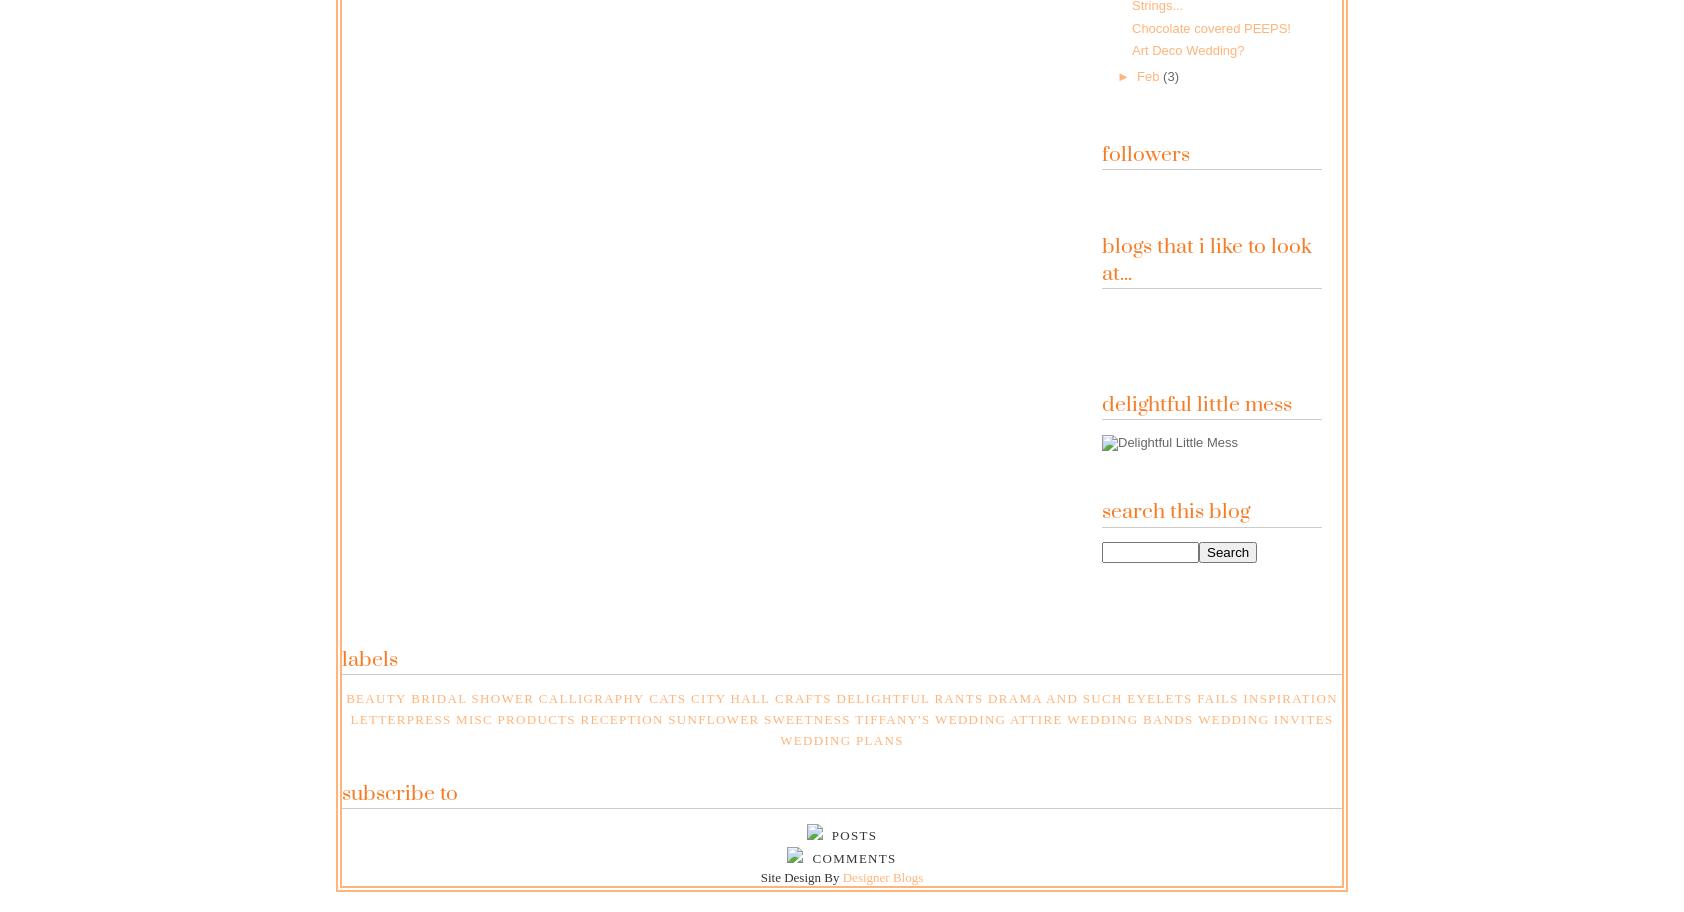  What do you see at coordinates (713, 719) in the screenshot?
I see `'Sunflower'` at bounding box center [713, 719].